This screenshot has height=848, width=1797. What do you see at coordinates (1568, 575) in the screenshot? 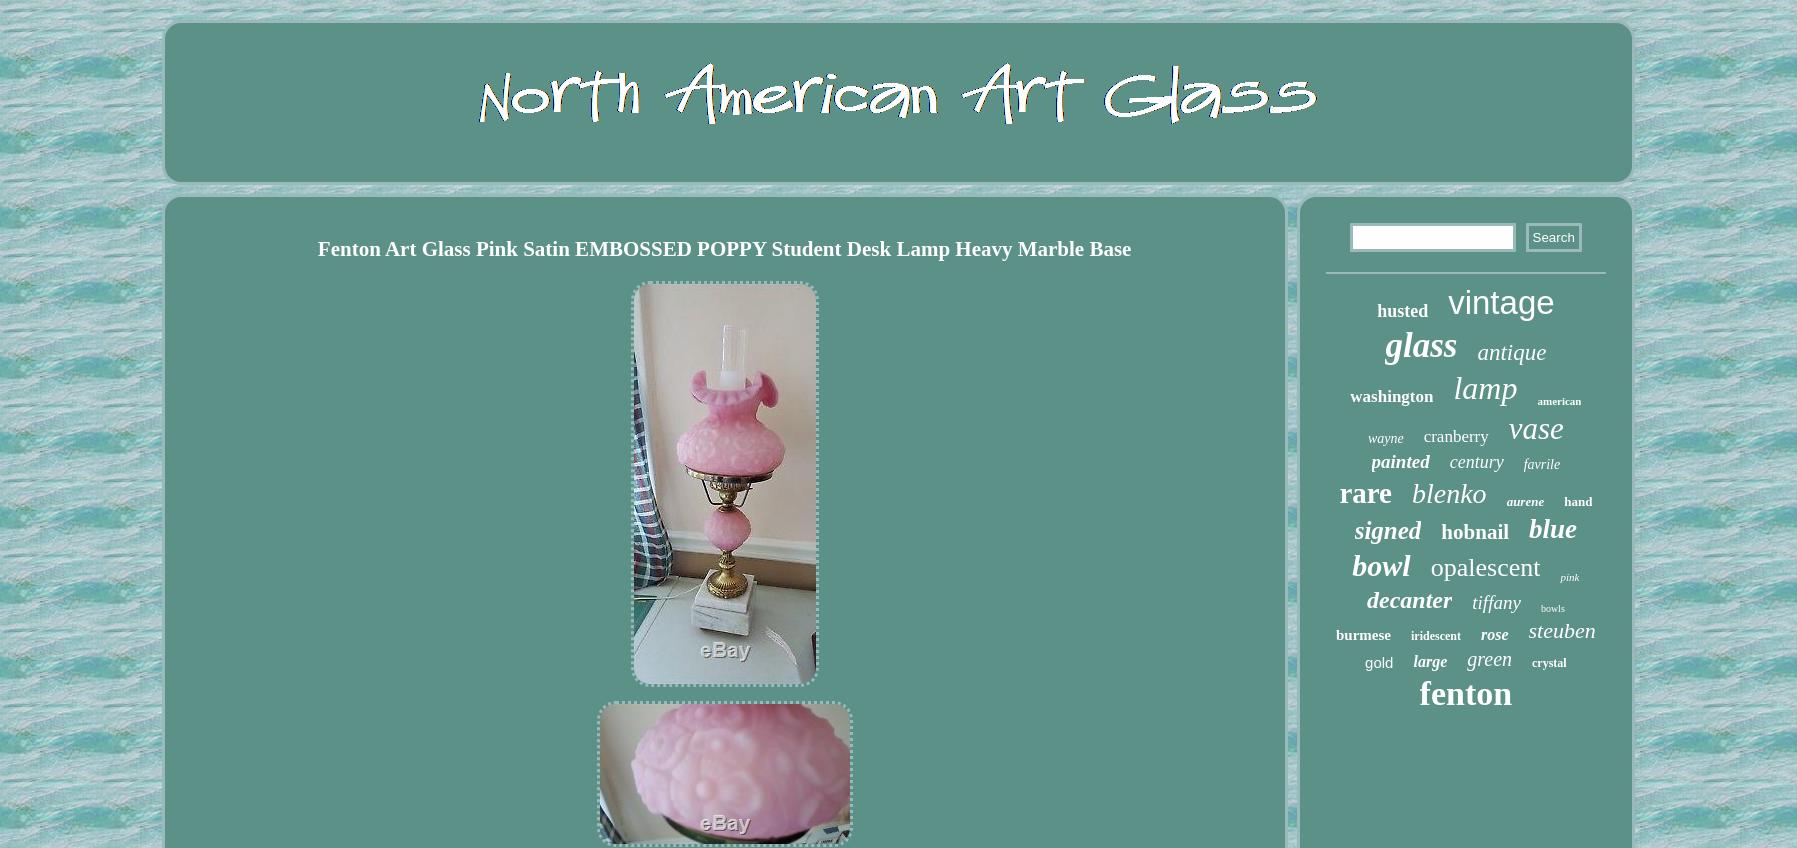
I see `'pink'` at bounding box center [1568, 575].